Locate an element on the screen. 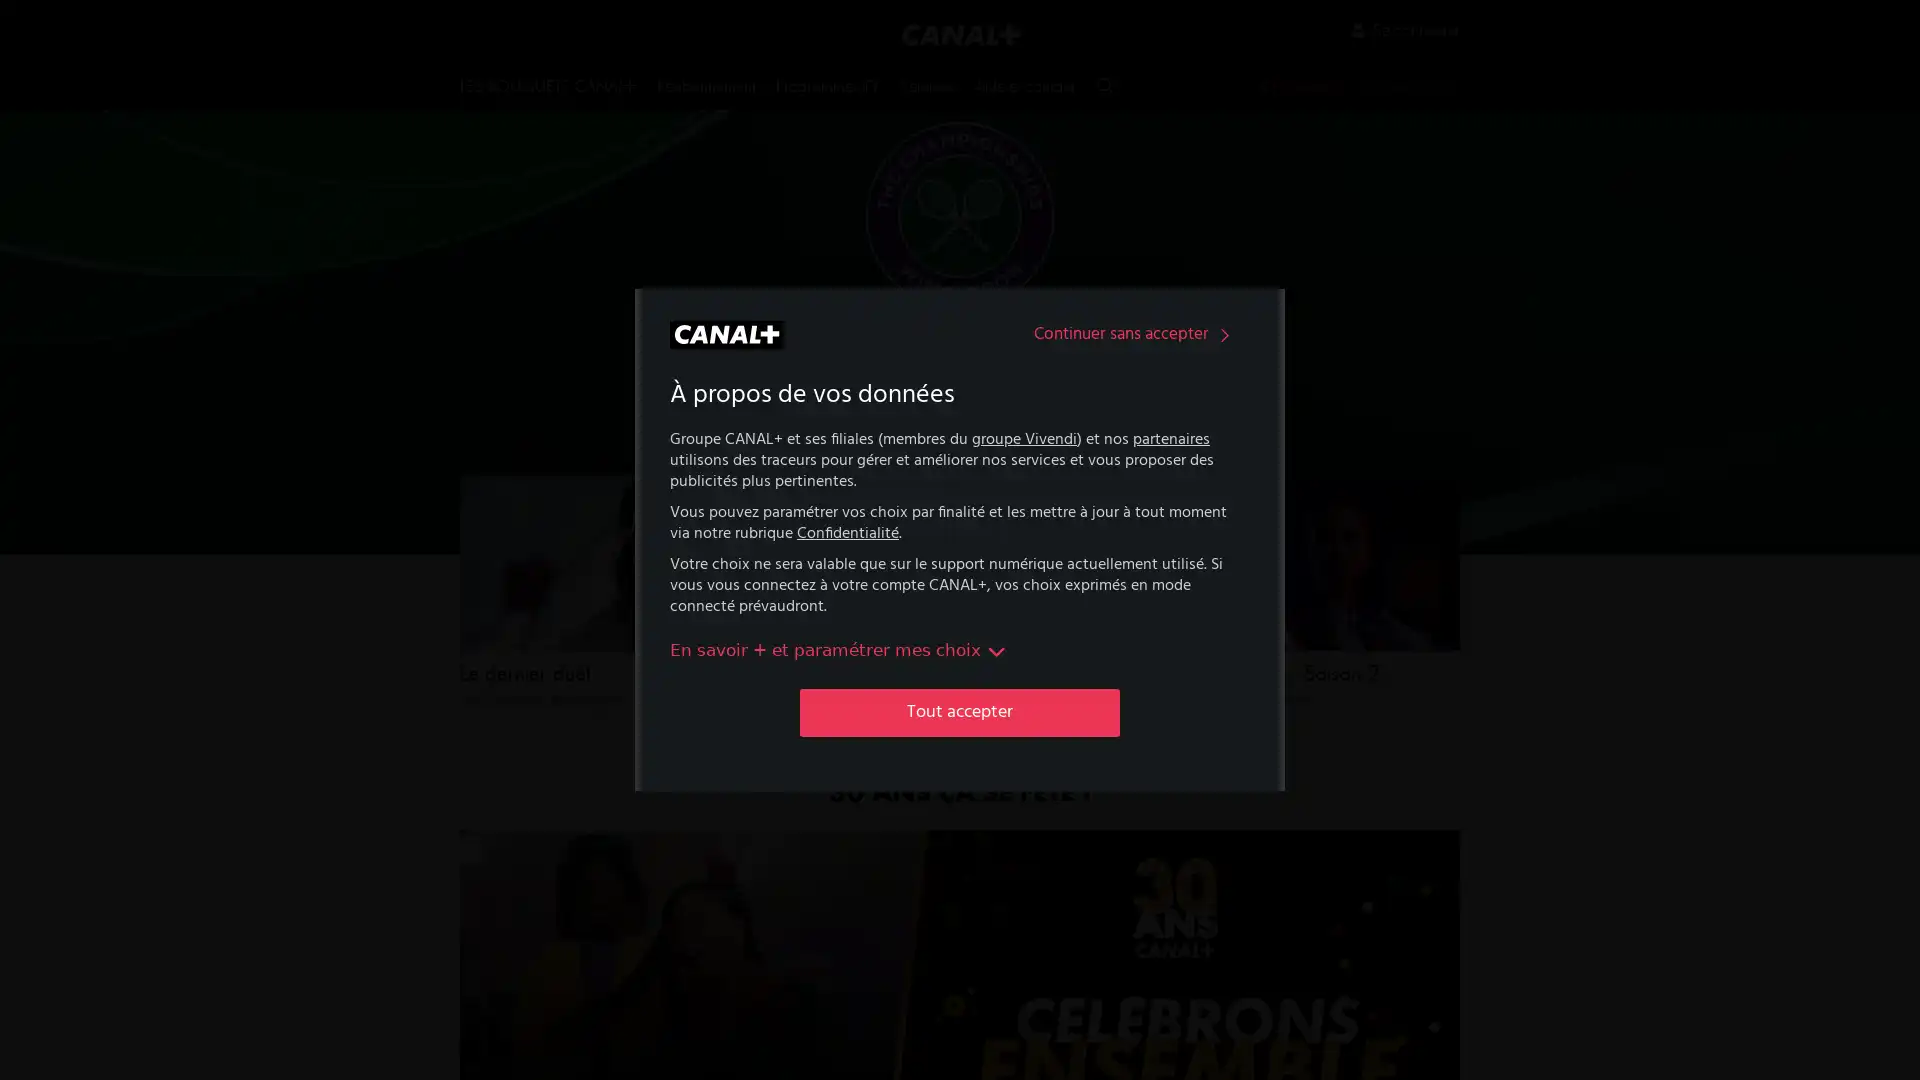 The image size is (1920, 1080). Senegal is located at coordinates (1150, 643).